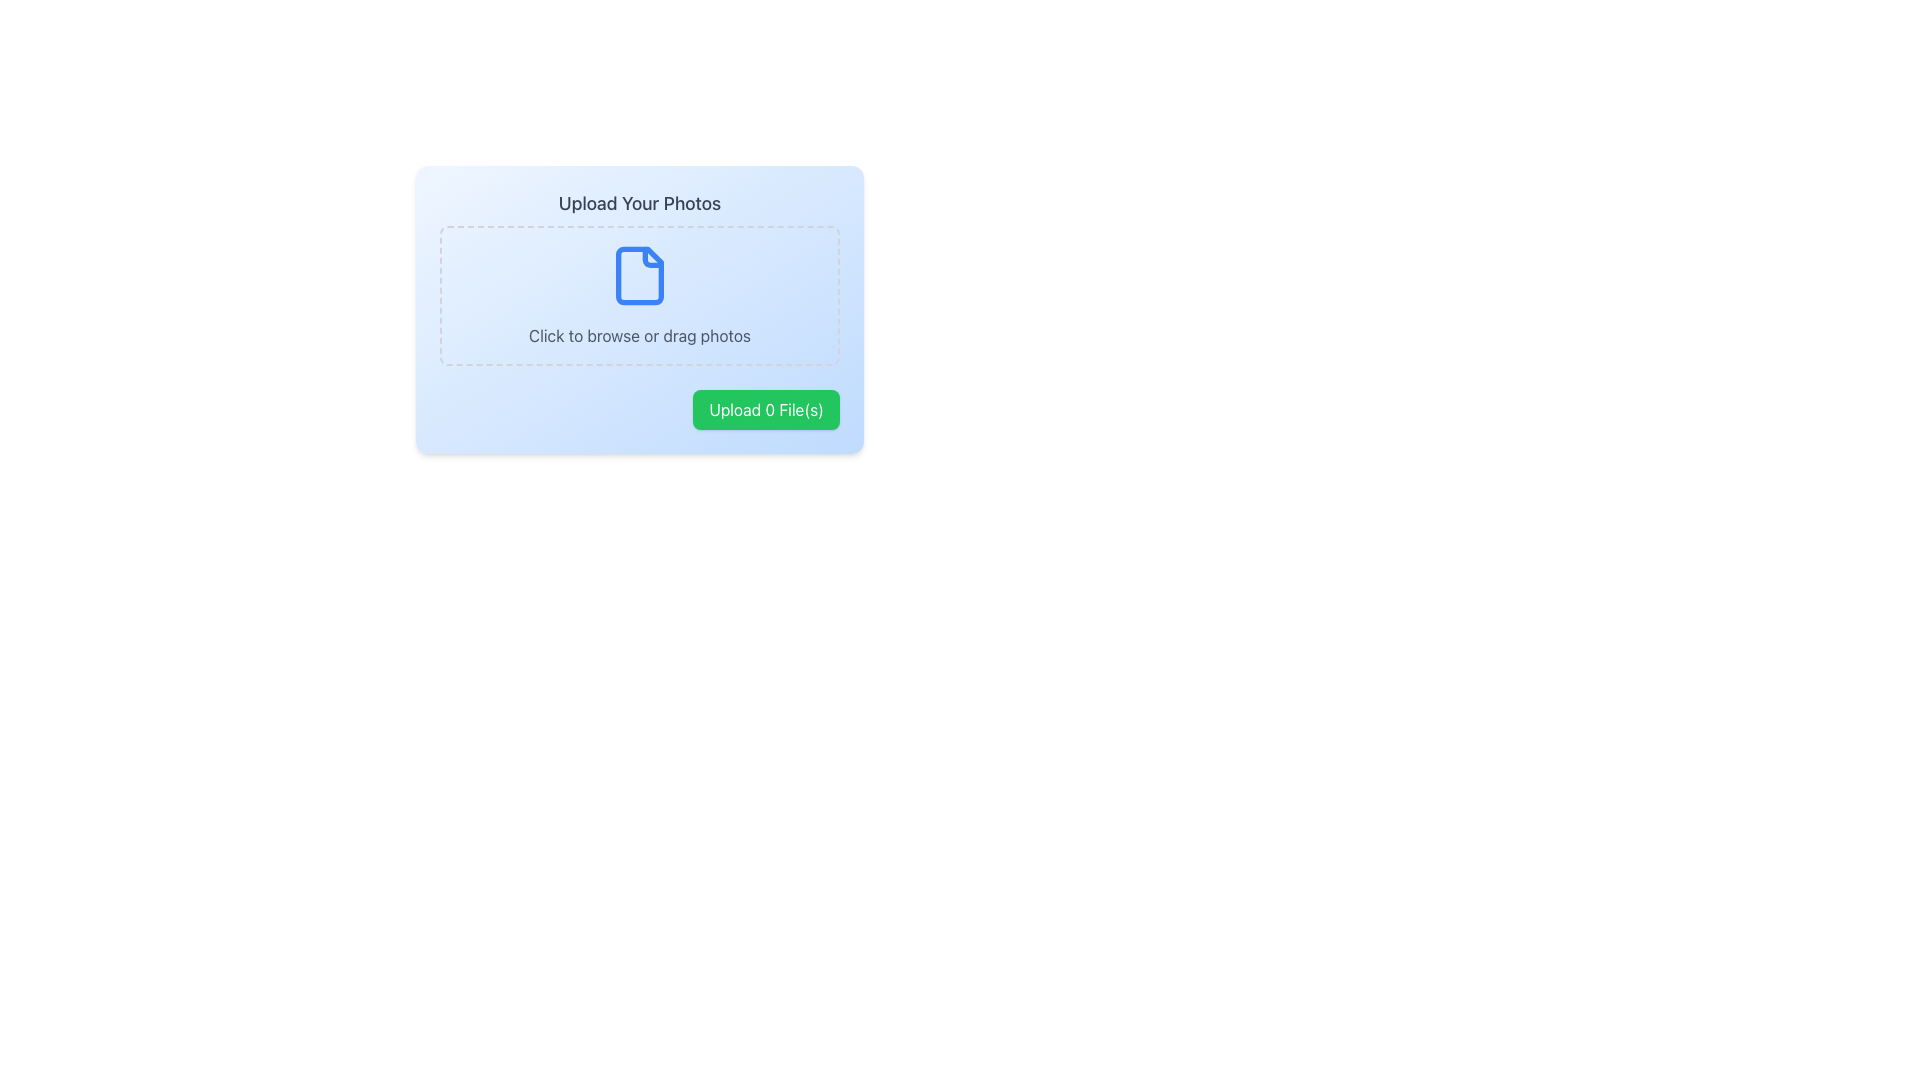 The image size is (1920, 1080). I want to click on the File Upload Area located centrally beneath the text 'Upload Your Photos', so click(638, 296).